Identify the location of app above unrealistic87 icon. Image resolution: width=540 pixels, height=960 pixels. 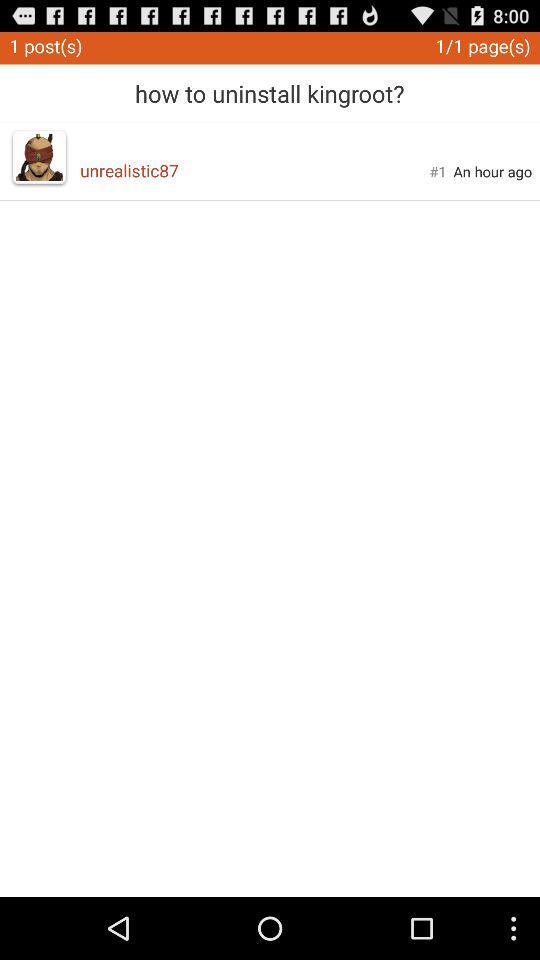
(269, 86).